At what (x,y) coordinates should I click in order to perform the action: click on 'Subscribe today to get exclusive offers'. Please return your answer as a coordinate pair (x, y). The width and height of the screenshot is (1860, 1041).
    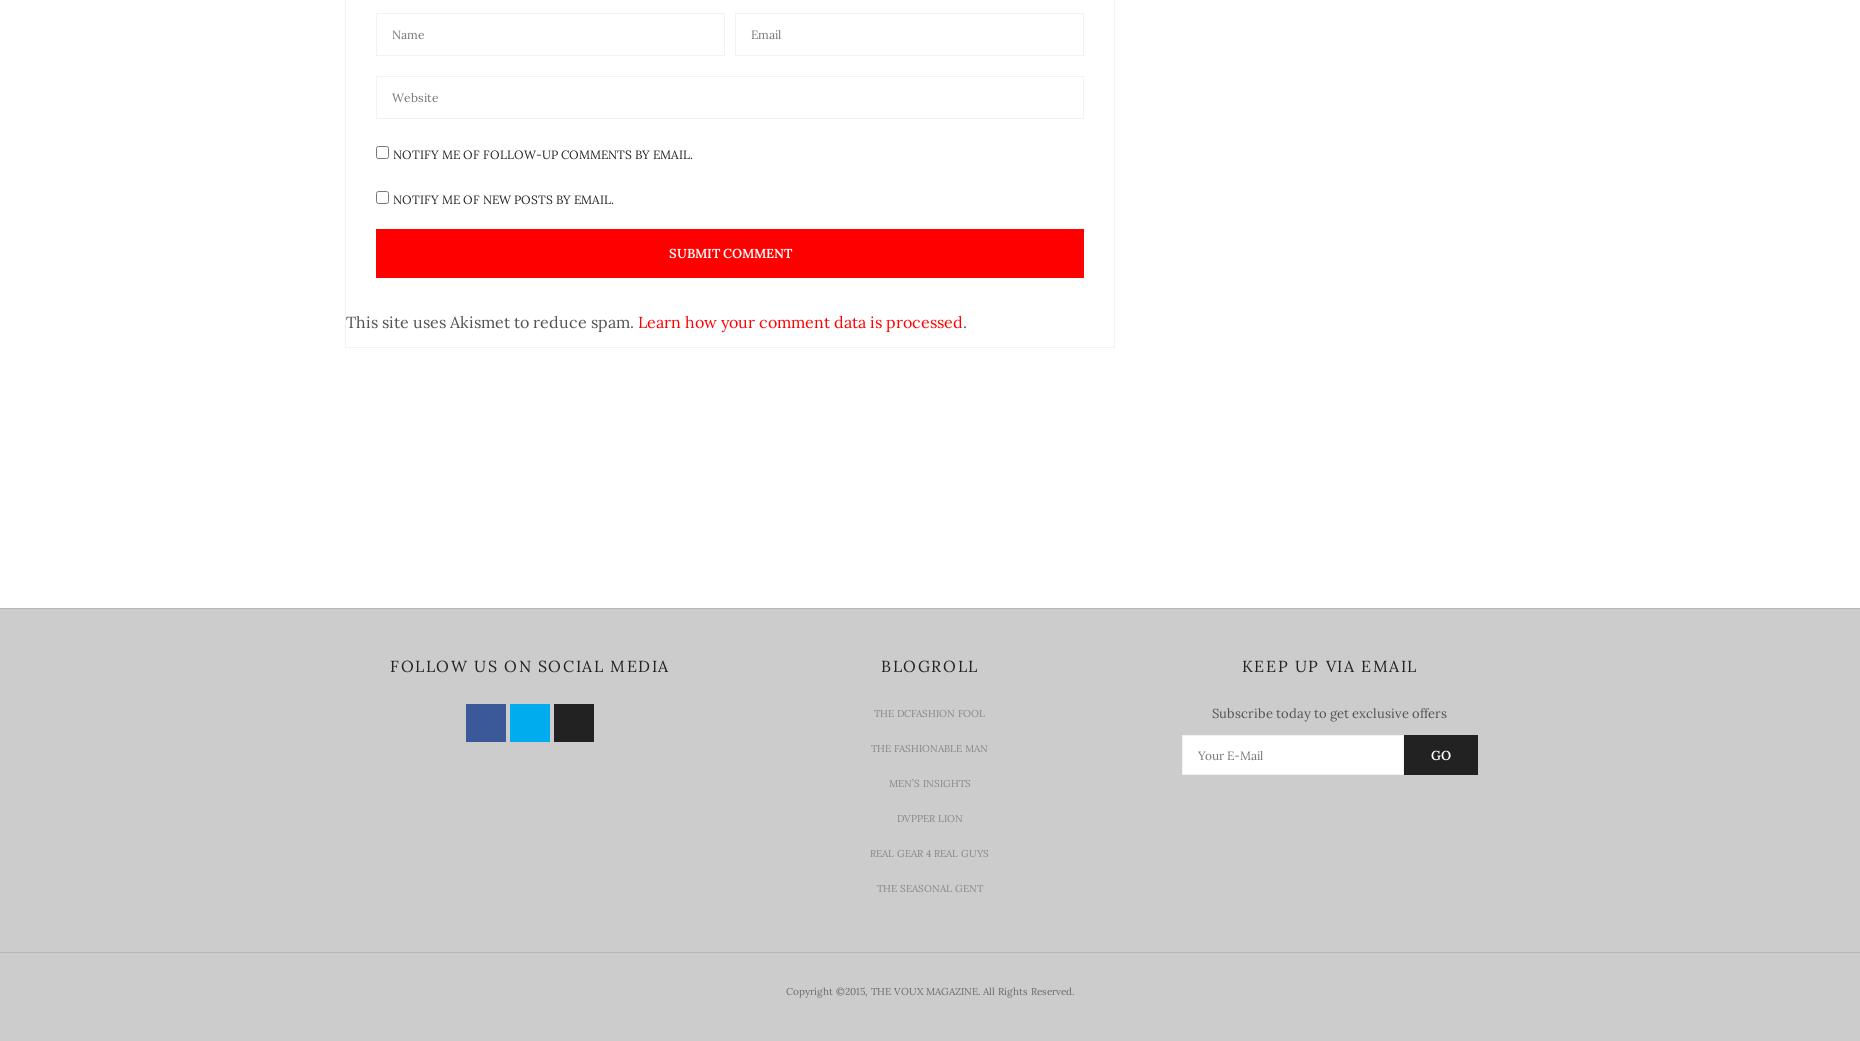
    Looking at the image, I should click on (1329, 712).